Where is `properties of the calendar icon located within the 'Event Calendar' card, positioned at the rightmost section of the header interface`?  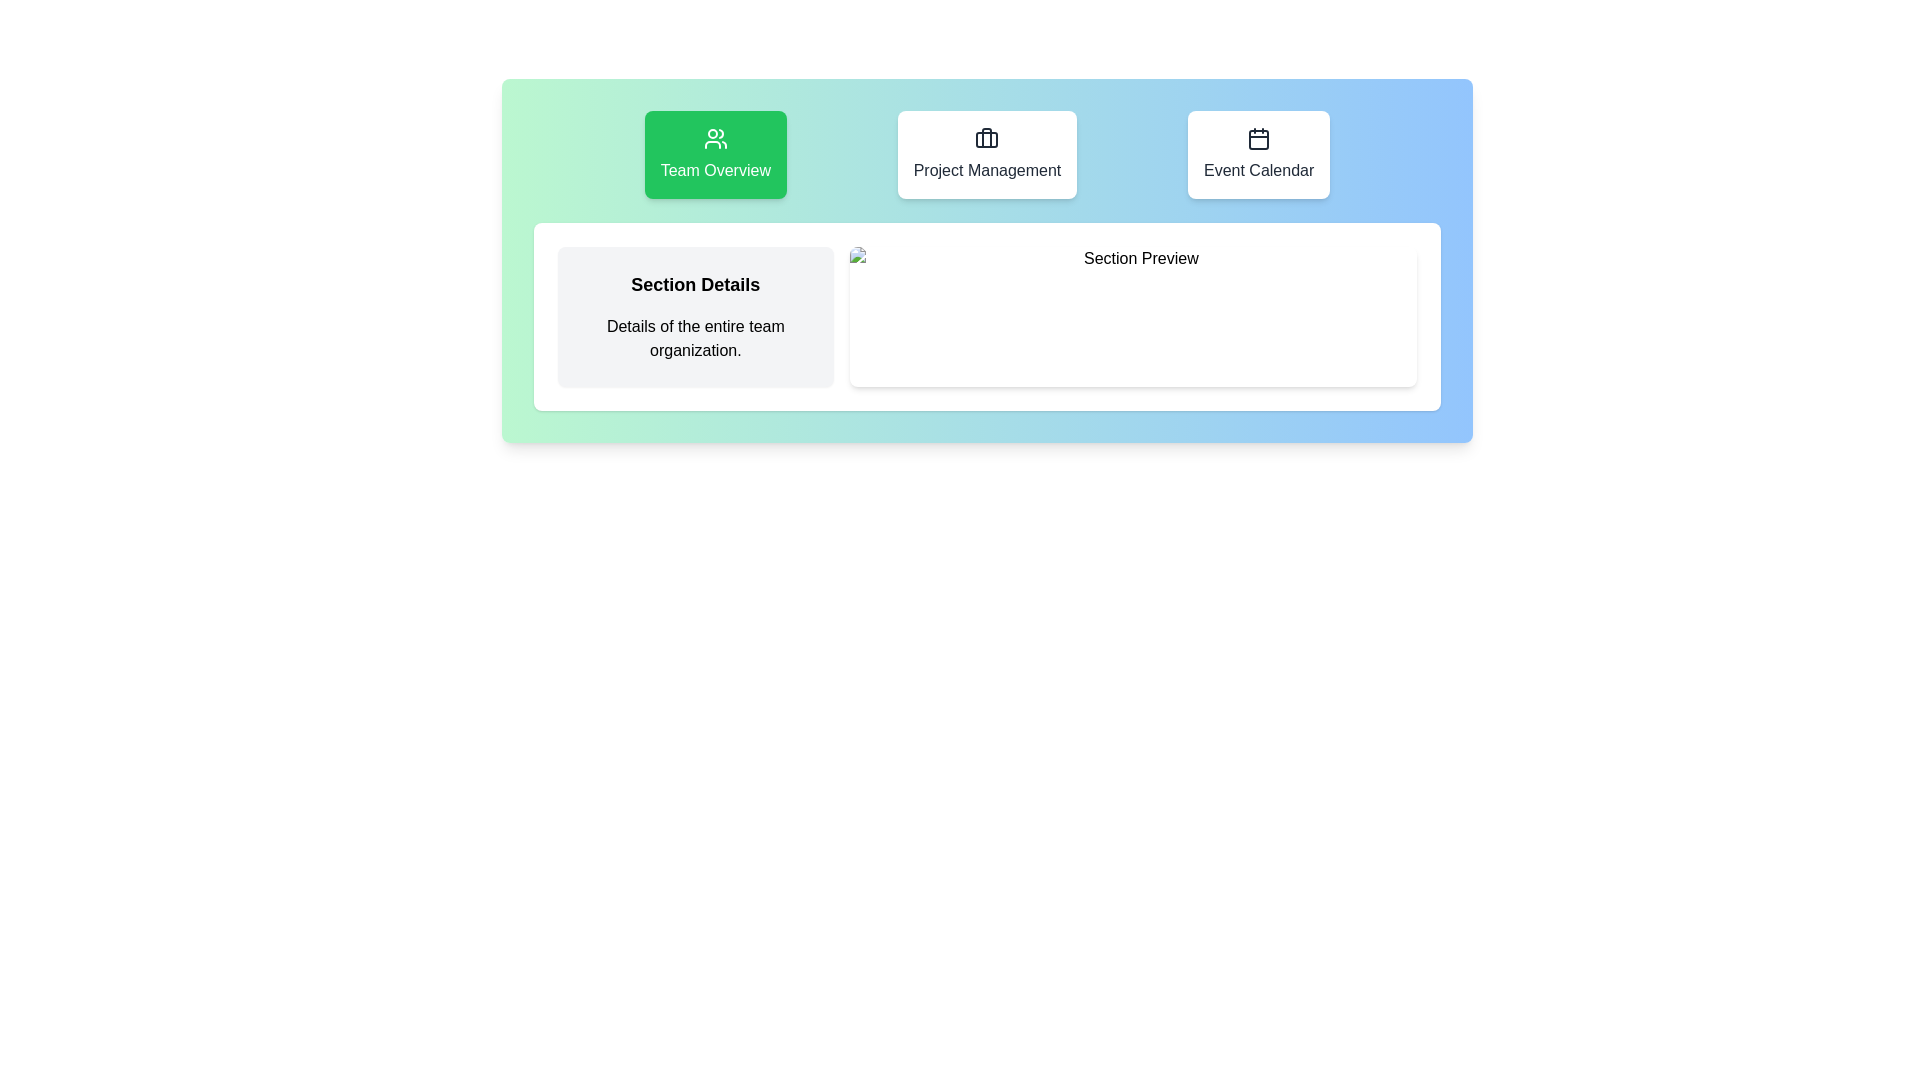 properties of the calendar icon located within the 'Event Calendar' card, positioned at the rightmost section of the header interface is located at coordinates (1257, 137).